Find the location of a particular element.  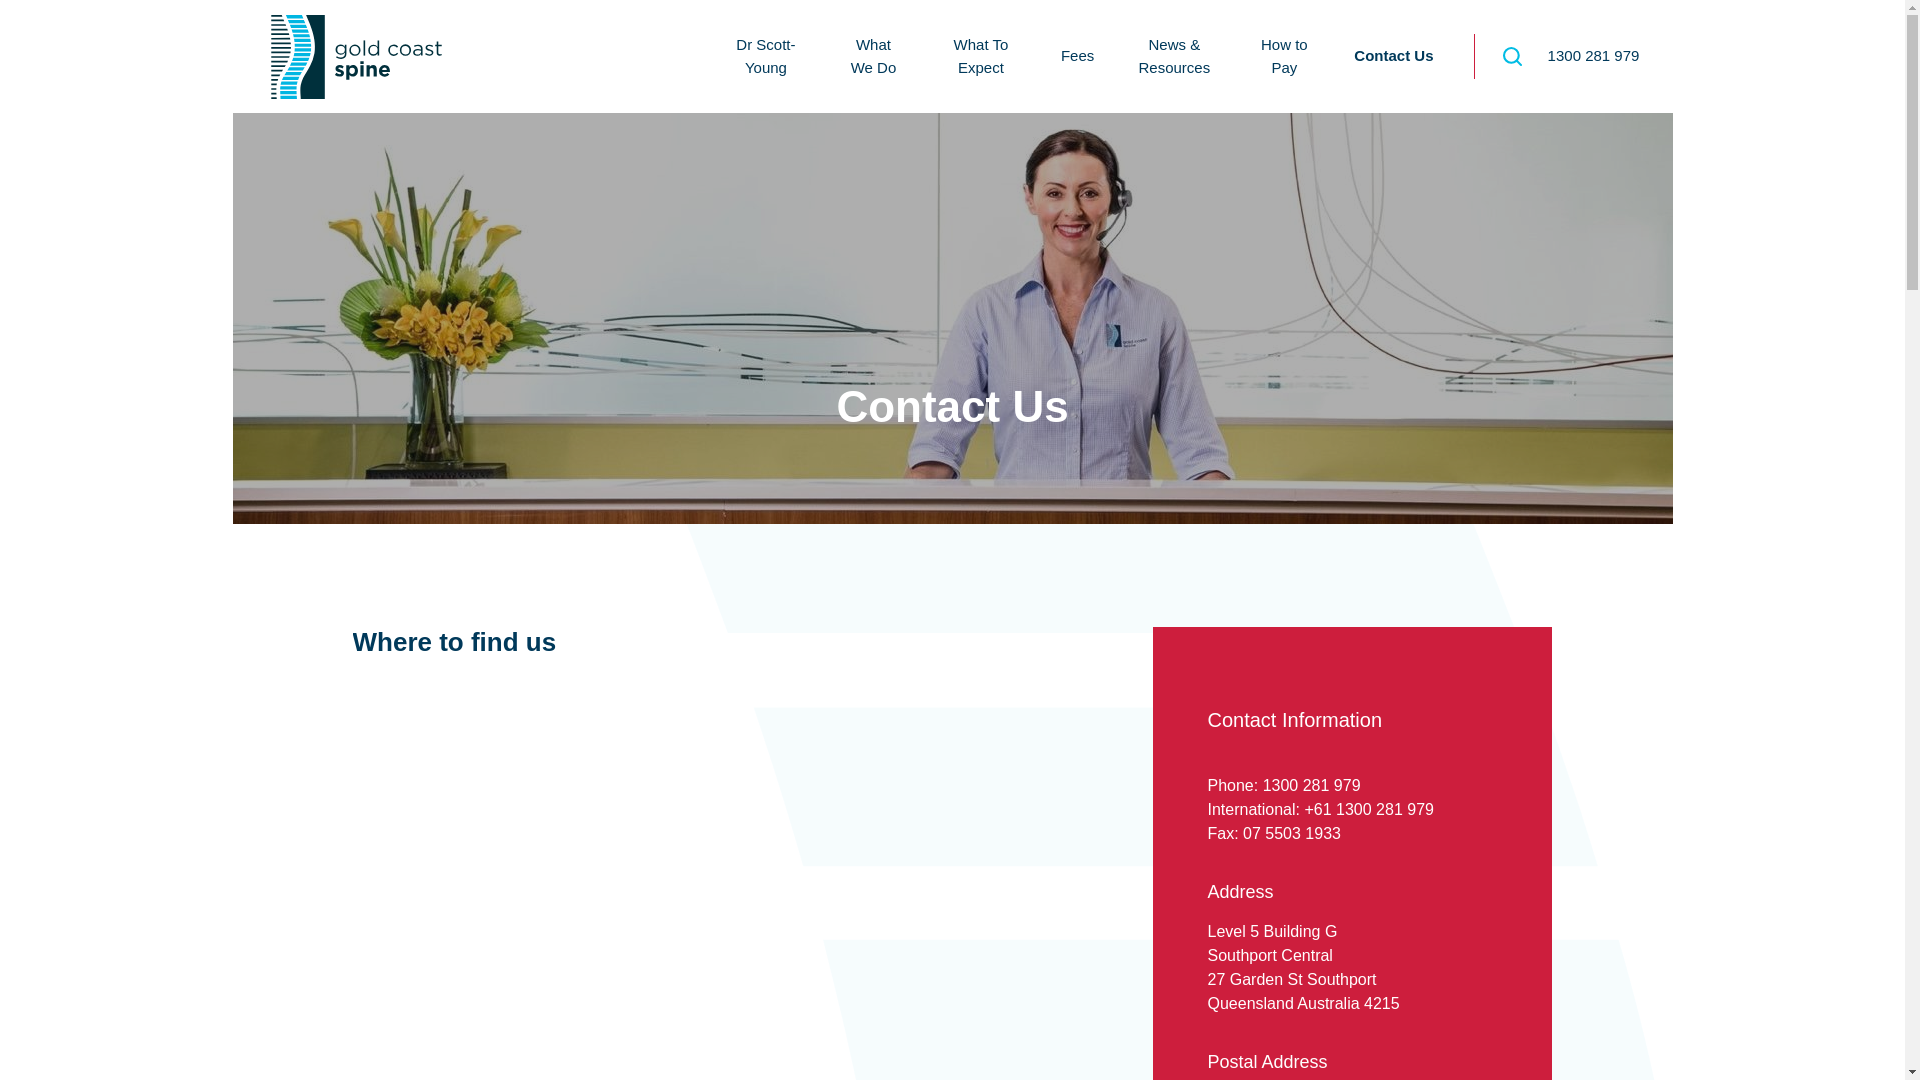

'Dr Scott-Young' is located at coordinates (724, 55).